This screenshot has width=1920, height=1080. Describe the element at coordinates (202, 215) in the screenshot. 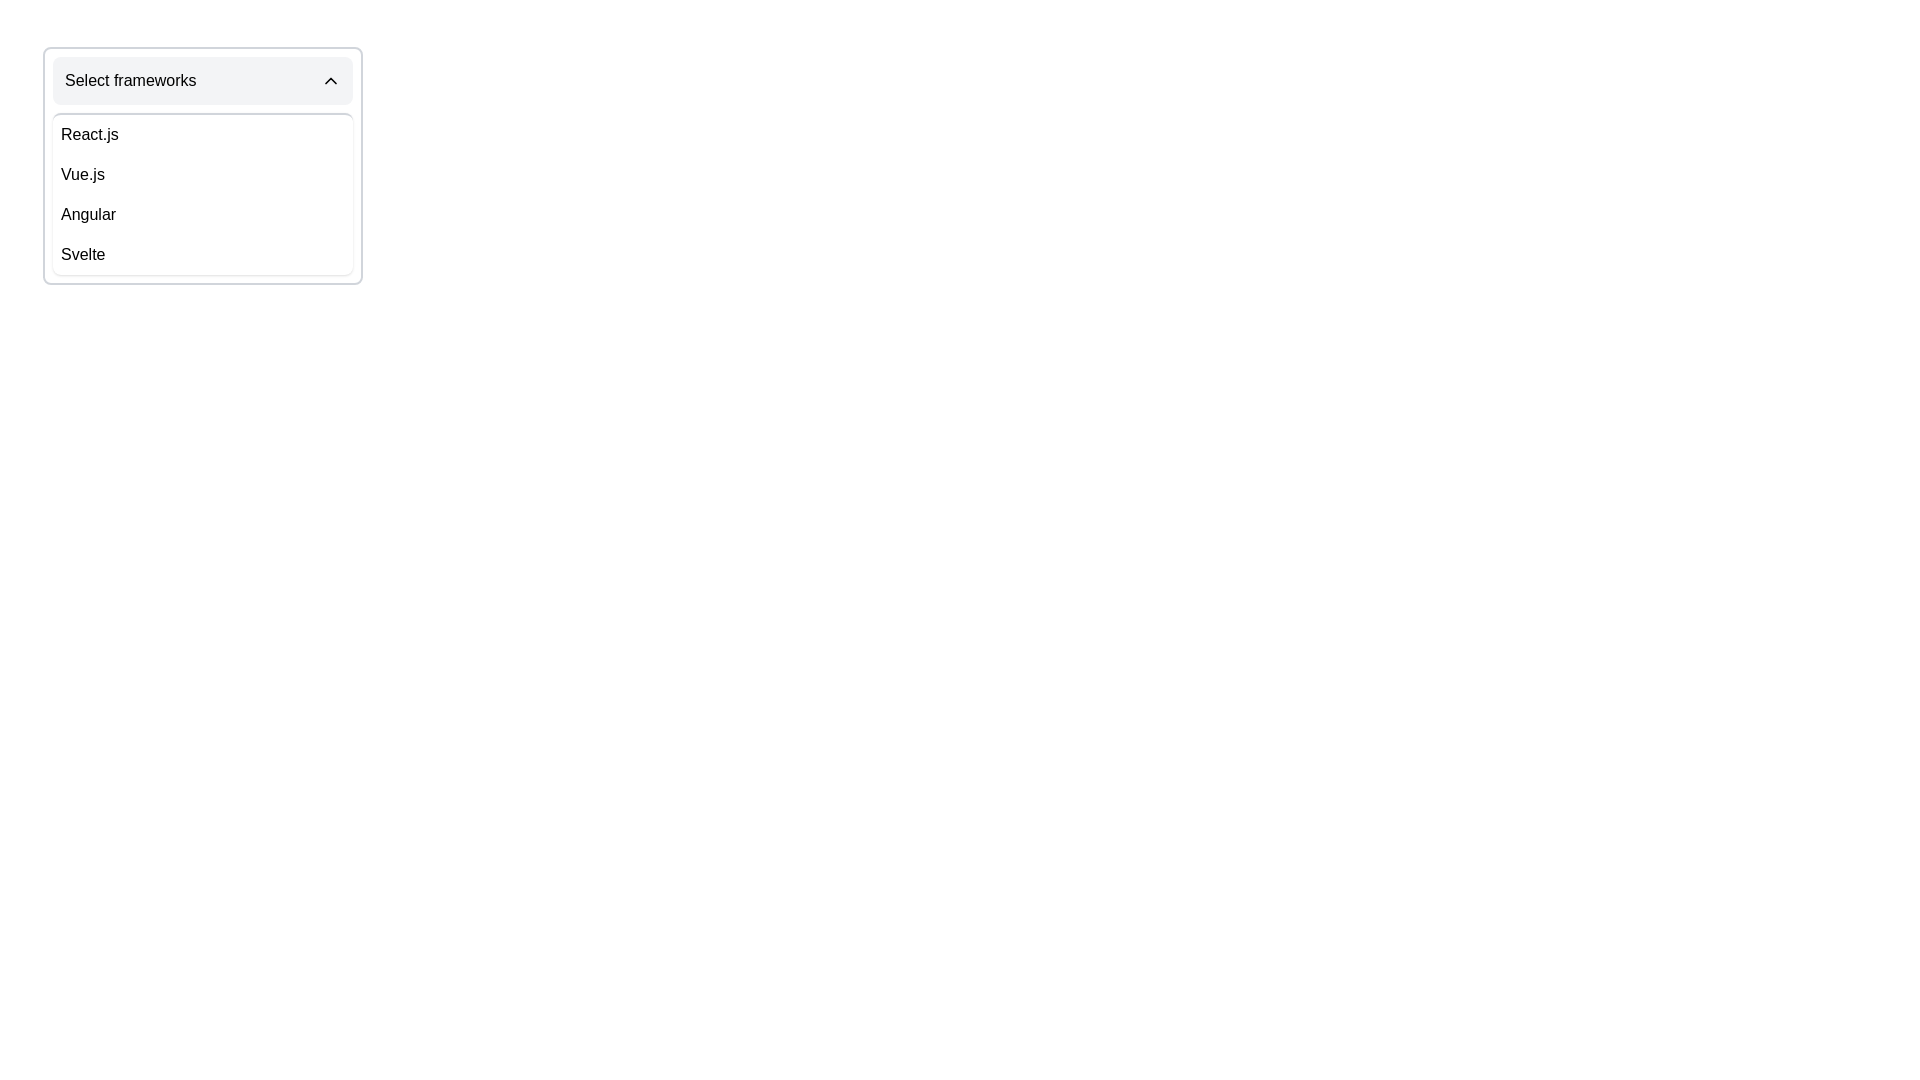

I see `the third item` at that location.